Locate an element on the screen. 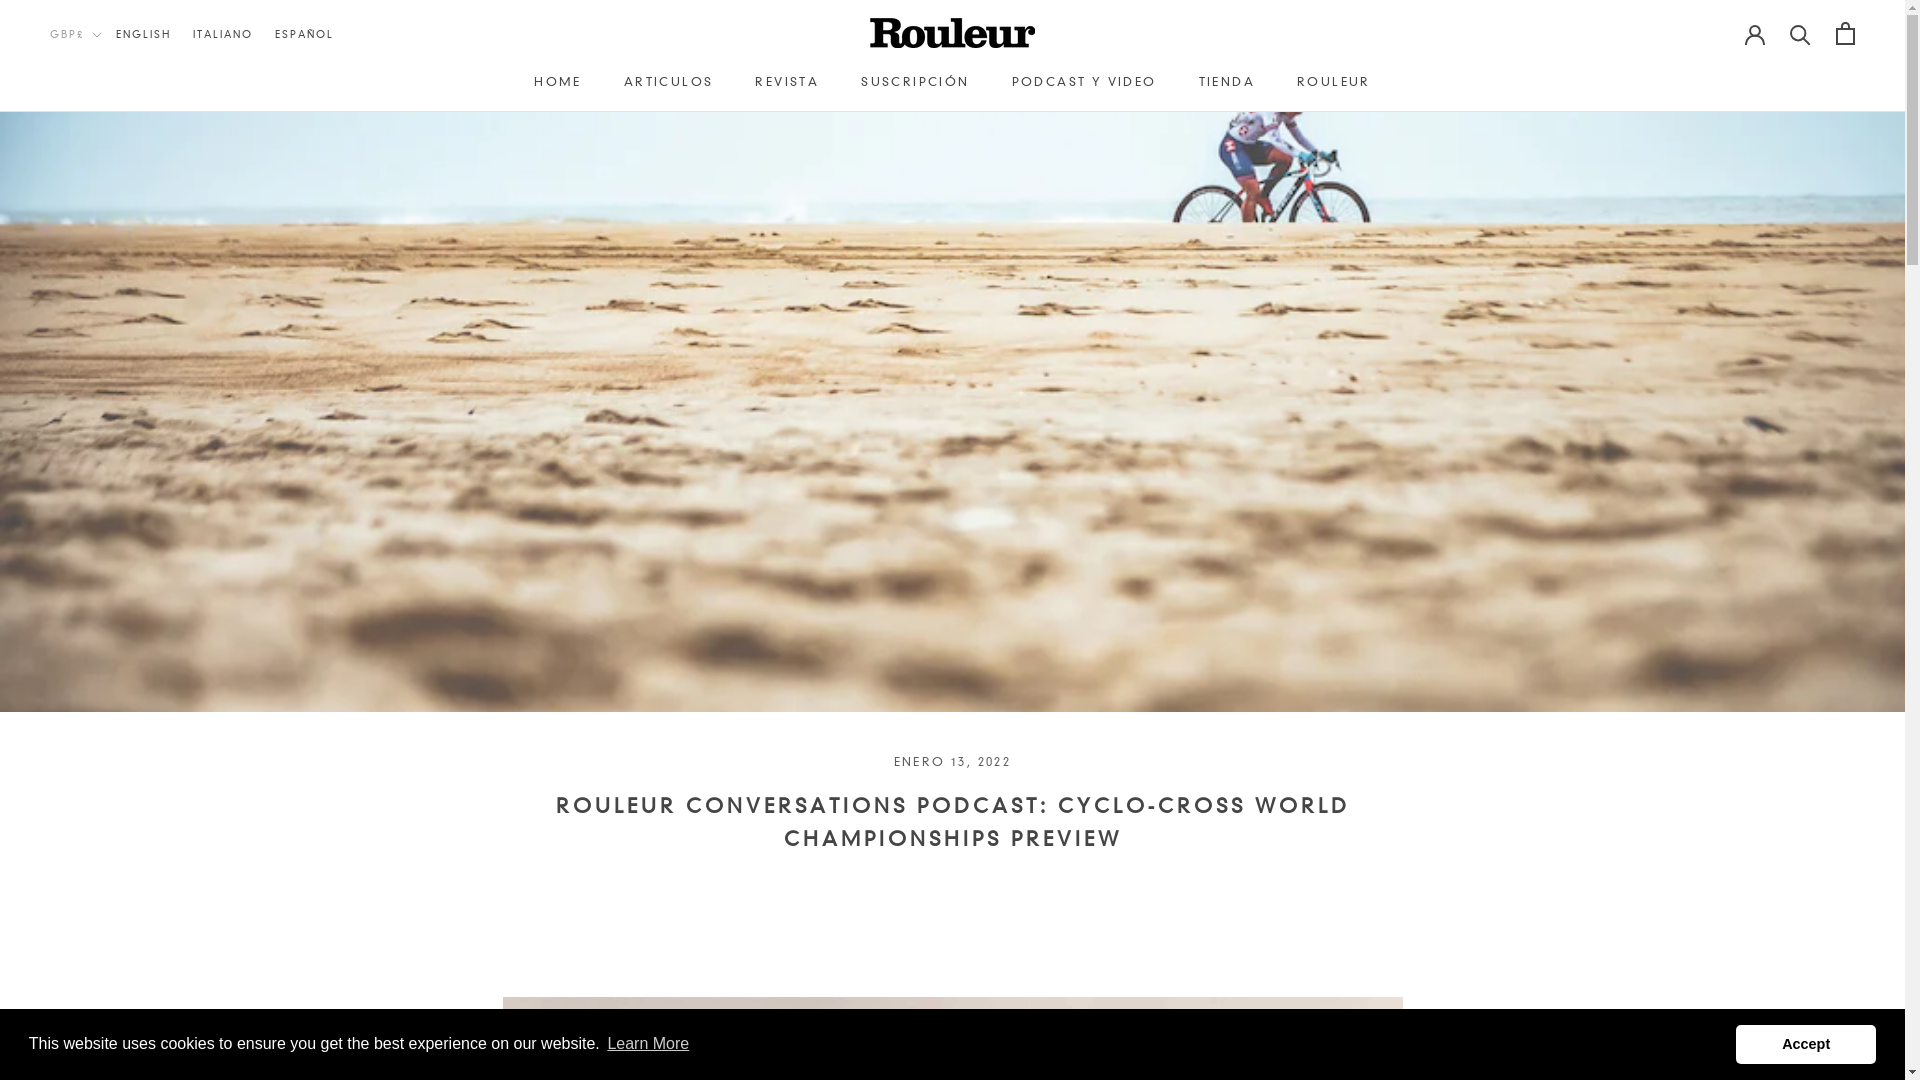  'TIENDA' is located at coordinates (1226, 80).